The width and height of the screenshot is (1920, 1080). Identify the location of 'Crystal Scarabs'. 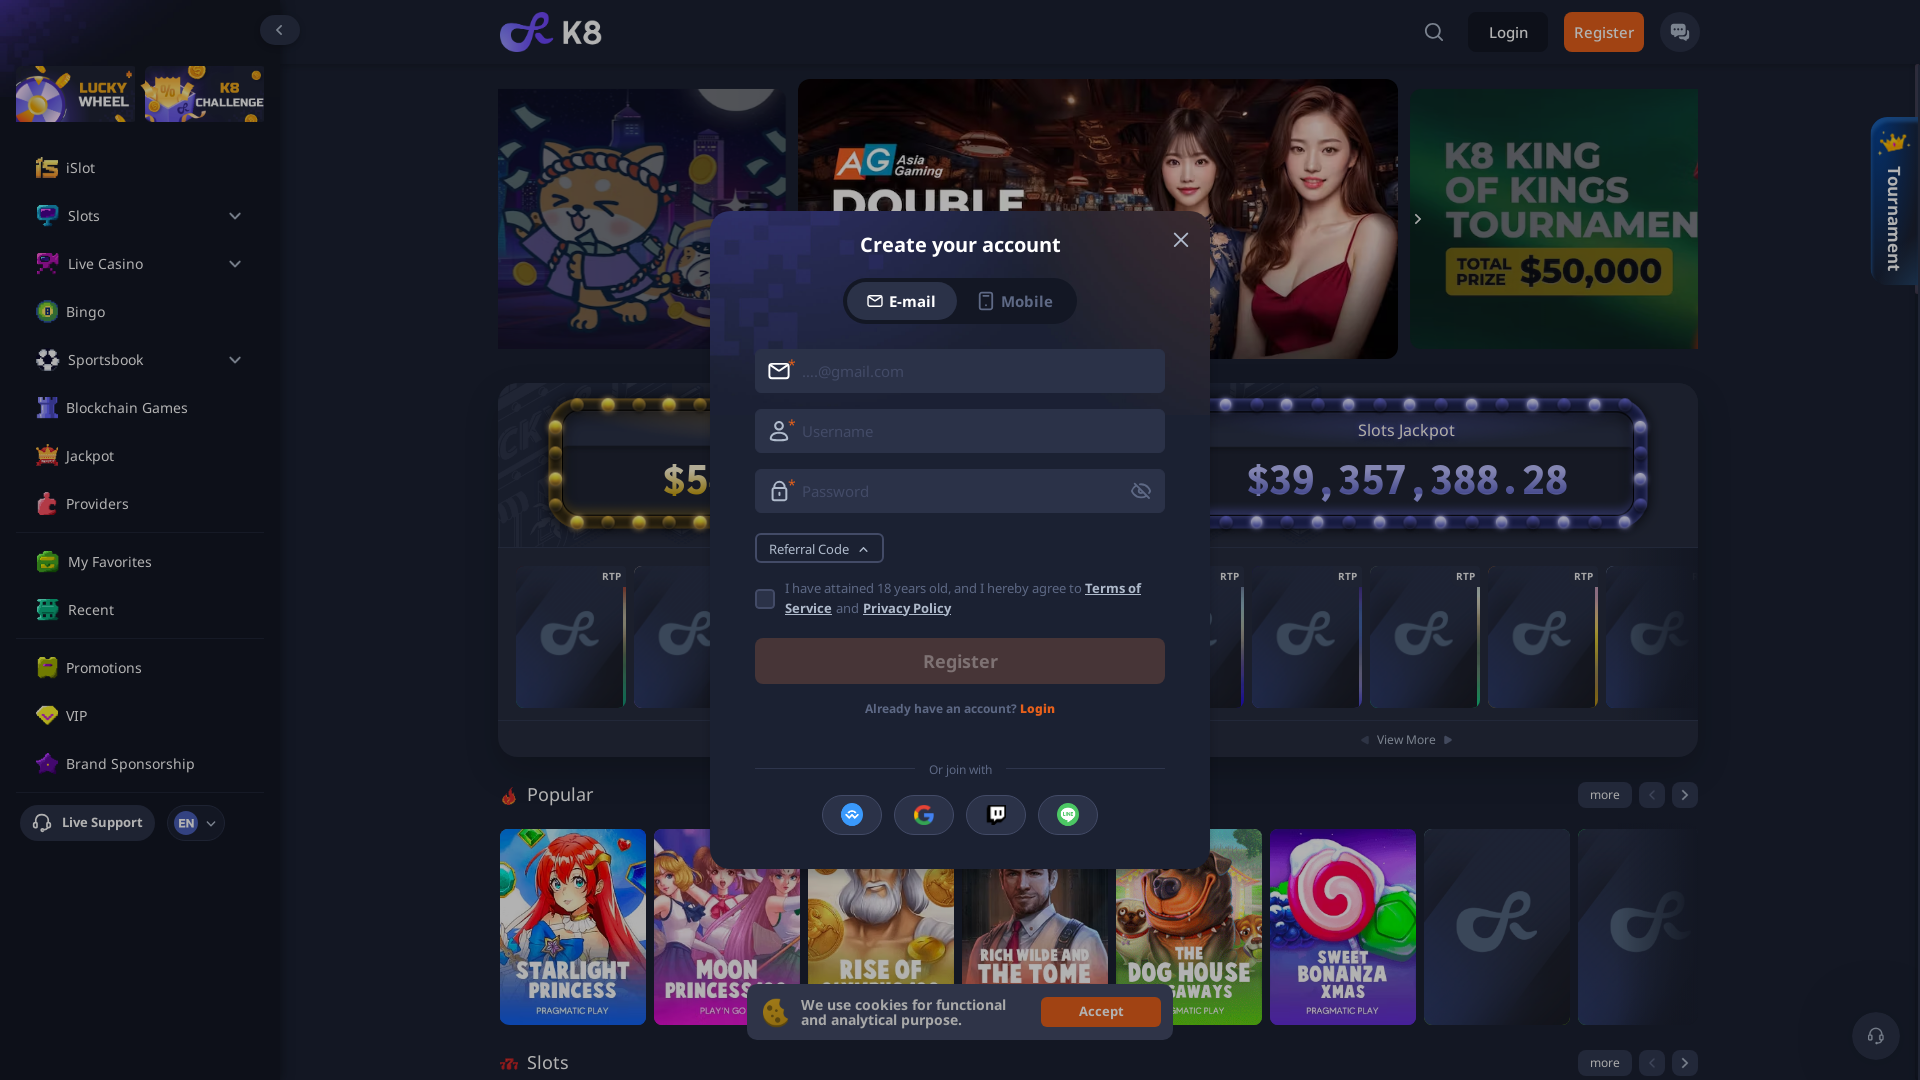
(1189, 636).